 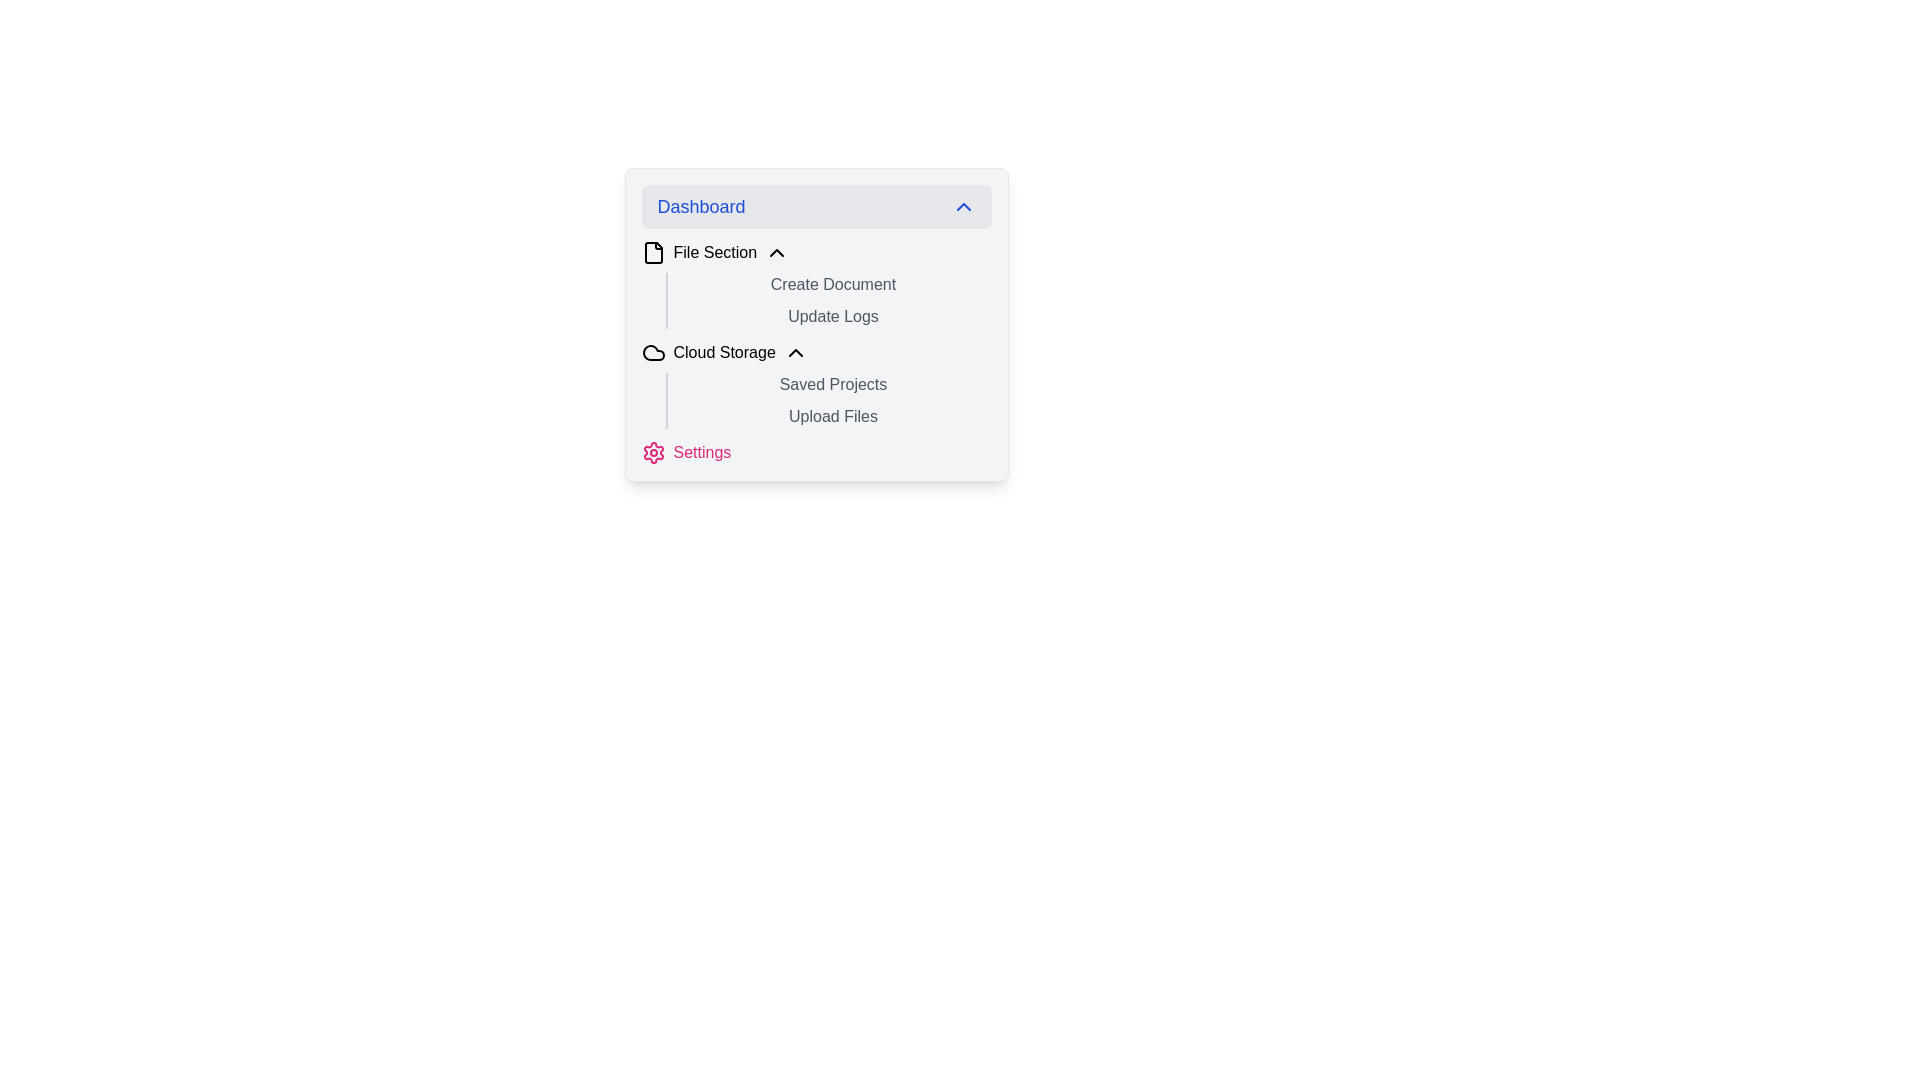 What do you see at coordinates (816, 285) in the screenshot?
I see `the 'Create Document' text label in the dropdown list under the 'File Section' heading` at bounding box center [816, 285].